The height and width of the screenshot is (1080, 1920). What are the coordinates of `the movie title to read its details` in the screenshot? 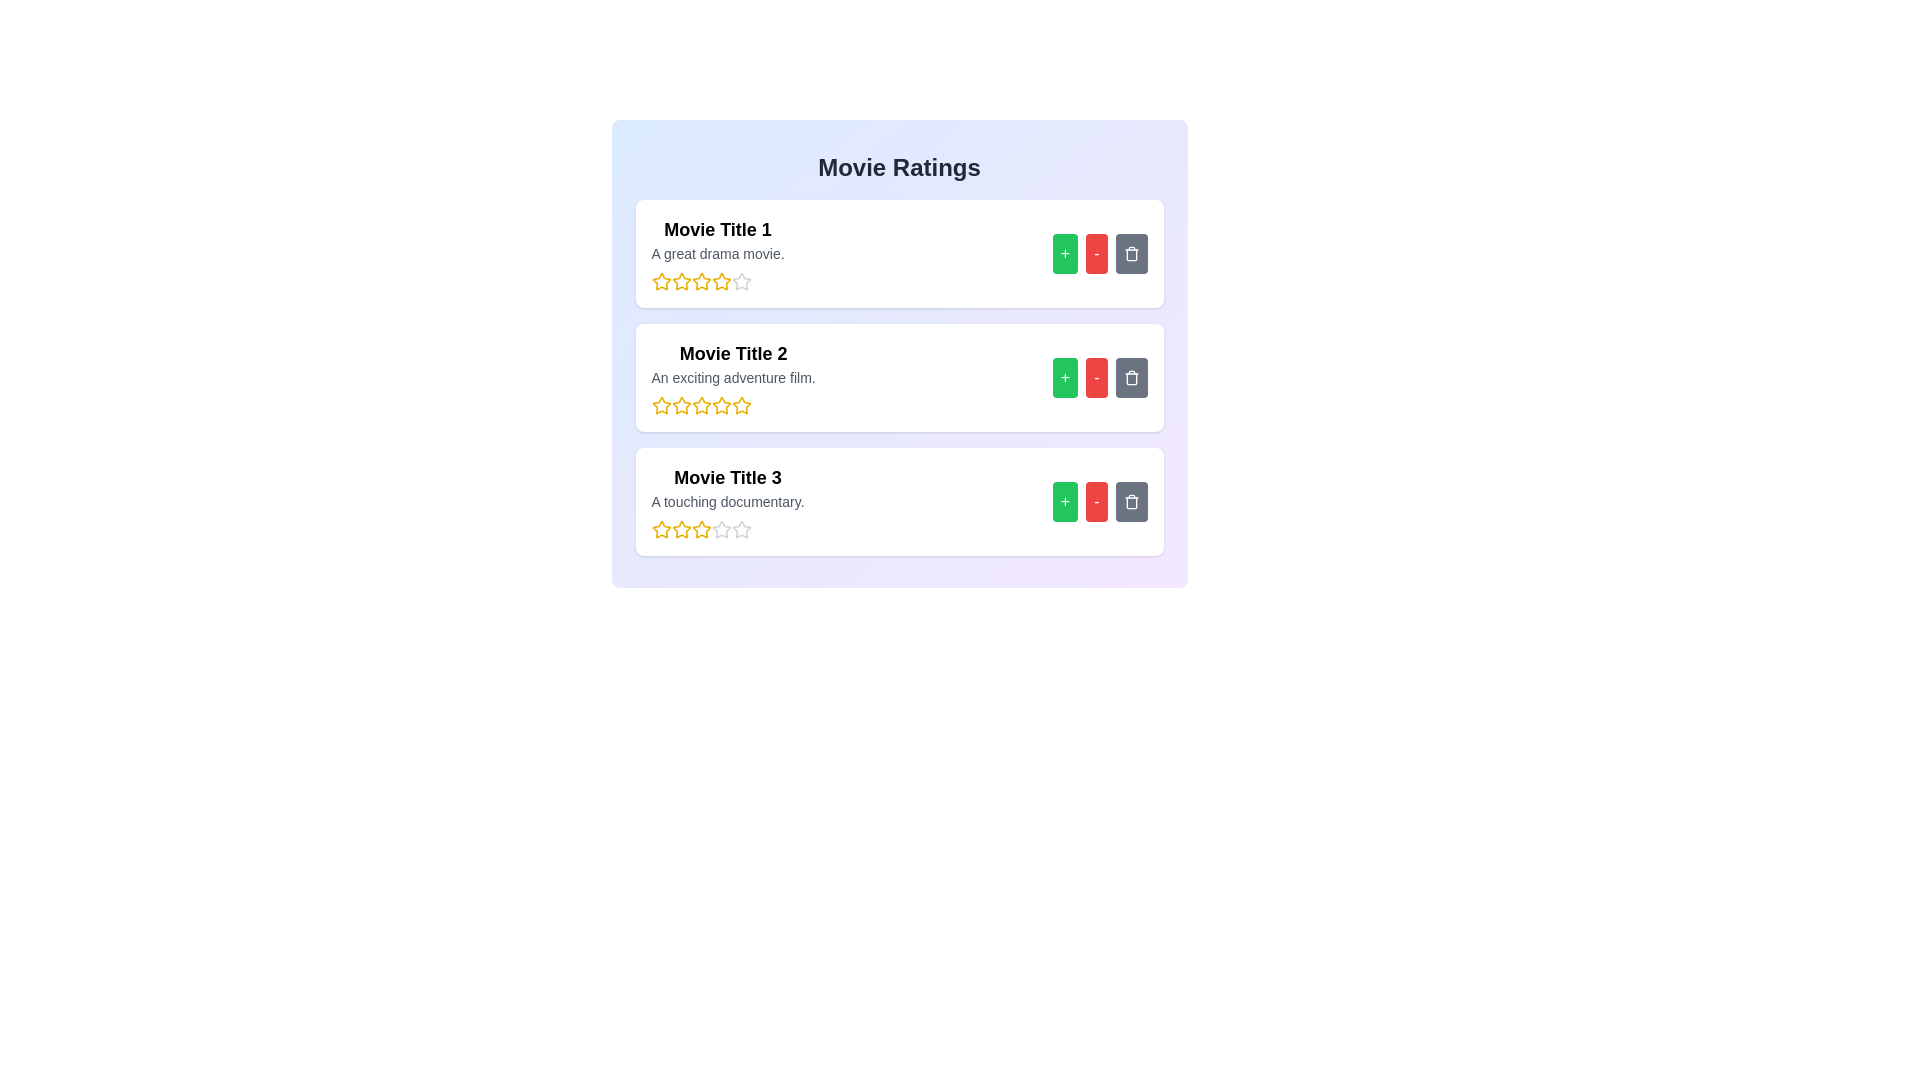 It's located at (718, 229).